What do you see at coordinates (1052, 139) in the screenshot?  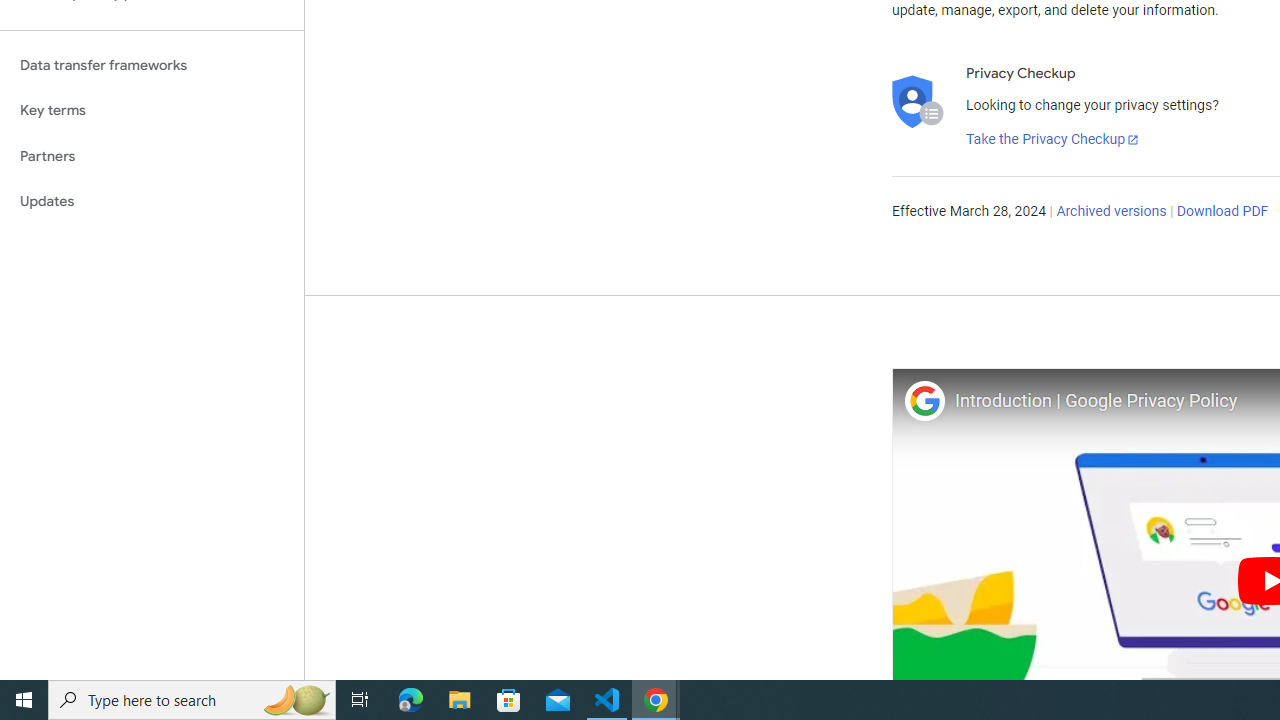 I see `'Take the Privacy Checkup'` at bounding box center [1052, 139].